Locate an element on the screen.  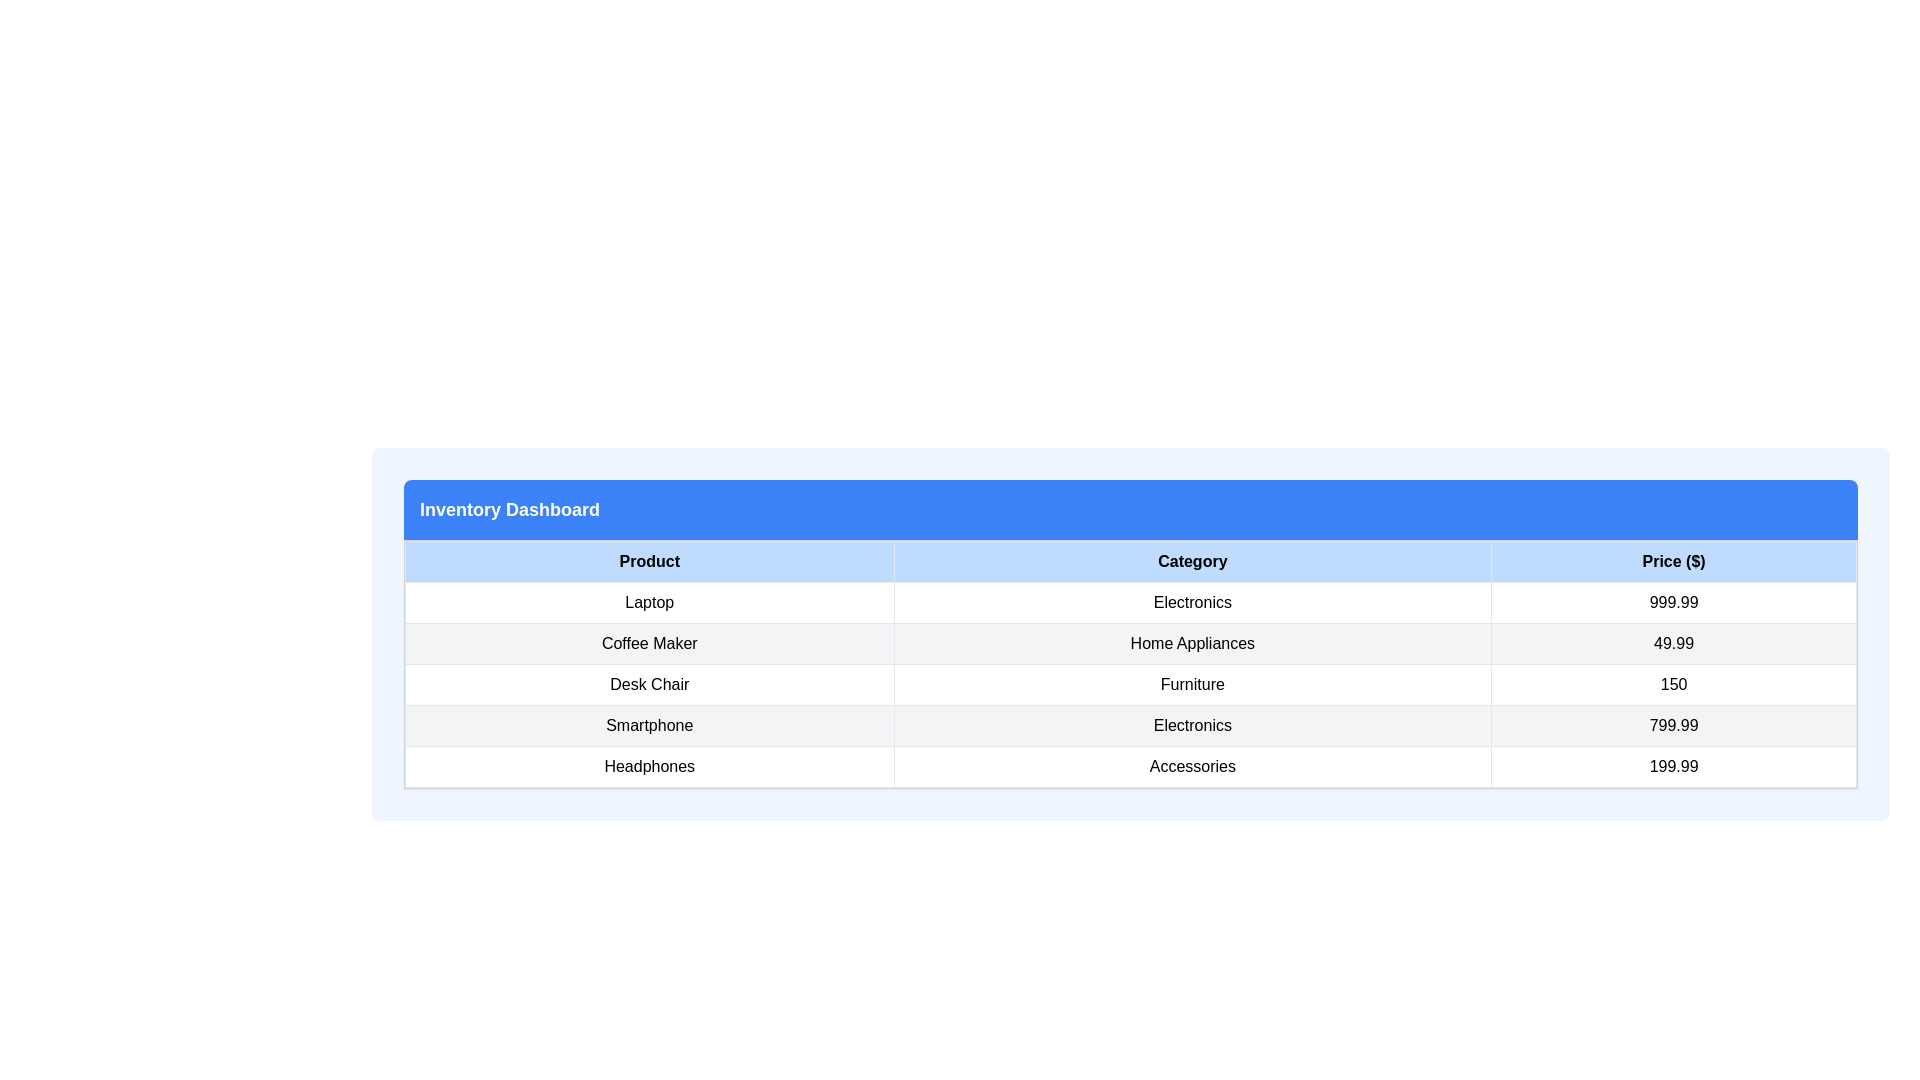
the Text element in the second column of the table header that categorizes the column for the table data, which is positioned between the 'Product' and 'Price ($)' headers is located at coordinates (1192, 562).